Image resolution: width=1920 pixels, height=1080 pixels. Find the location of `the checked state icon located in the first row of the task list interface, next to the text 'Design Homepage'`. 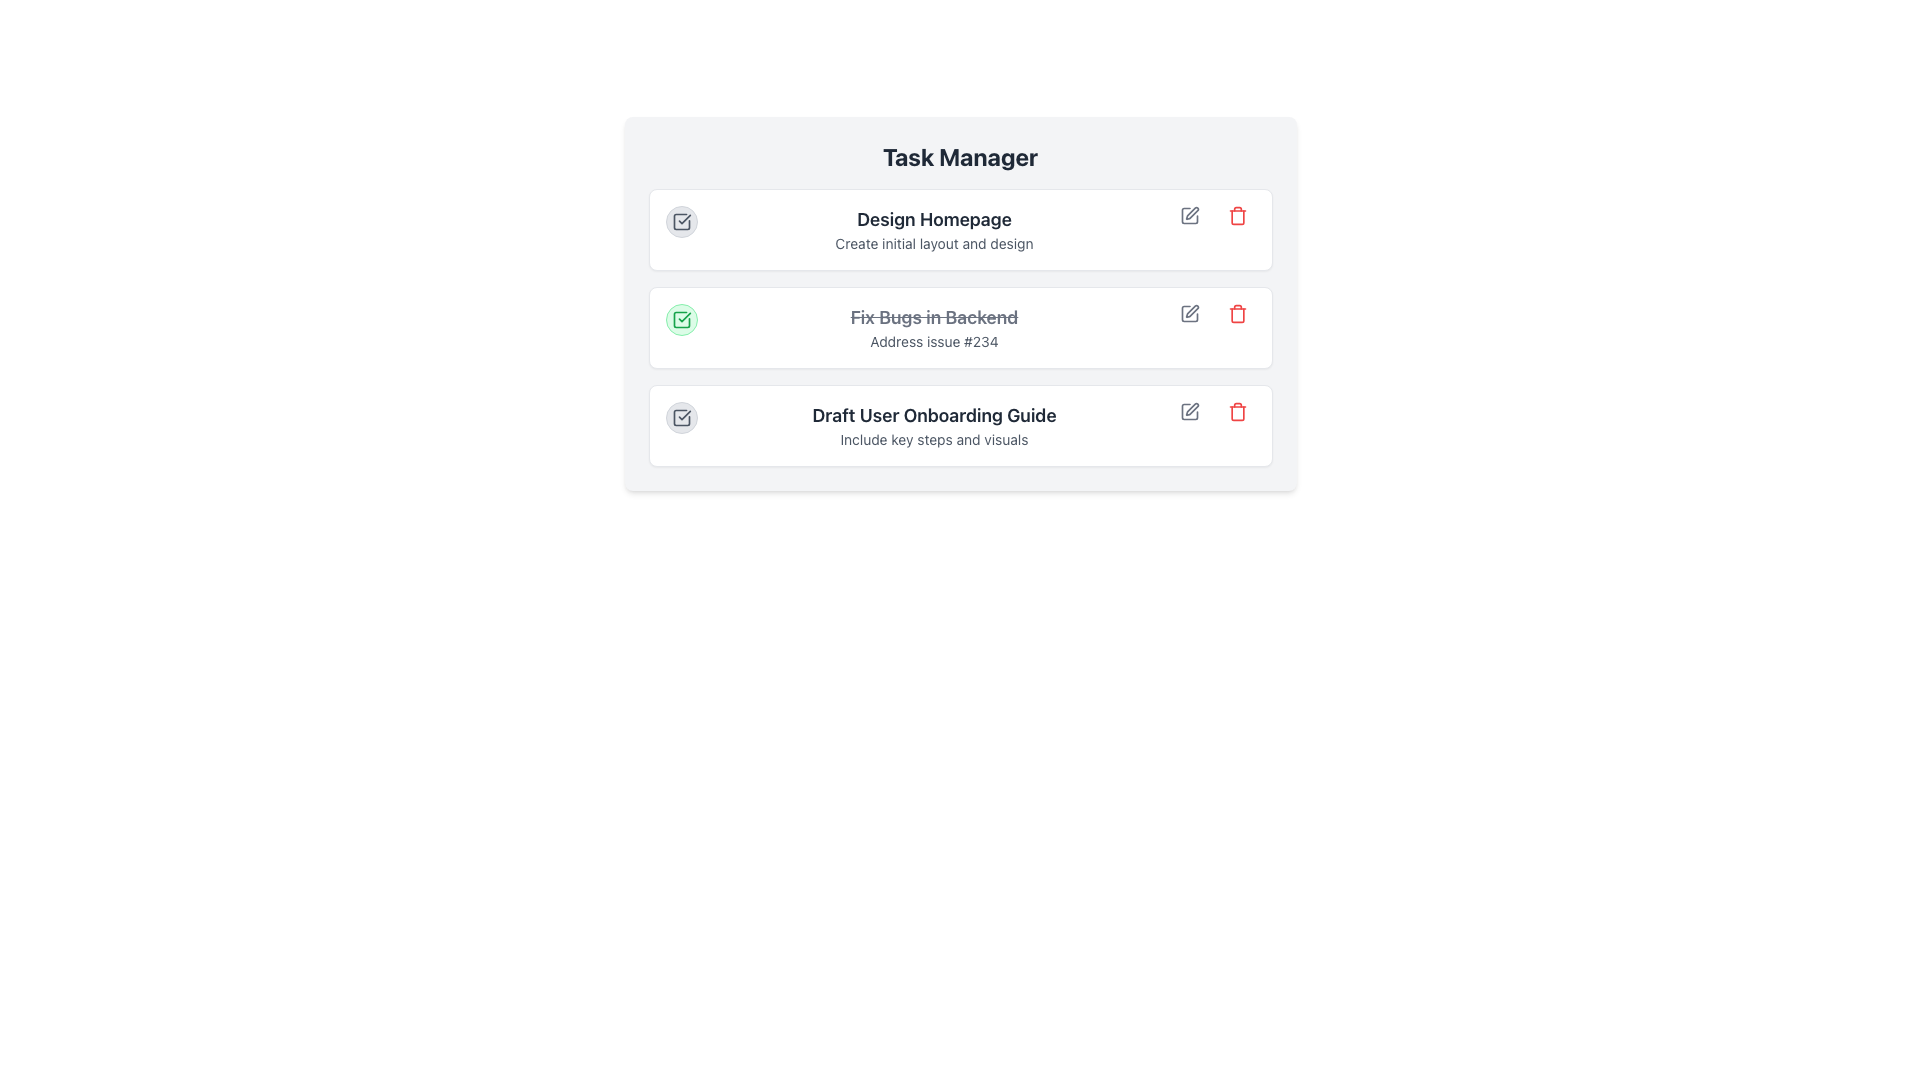

the checked state icon located in the first row of the task list interface, next to the text 'Design Homepage' is located at coordinates (681, 222).